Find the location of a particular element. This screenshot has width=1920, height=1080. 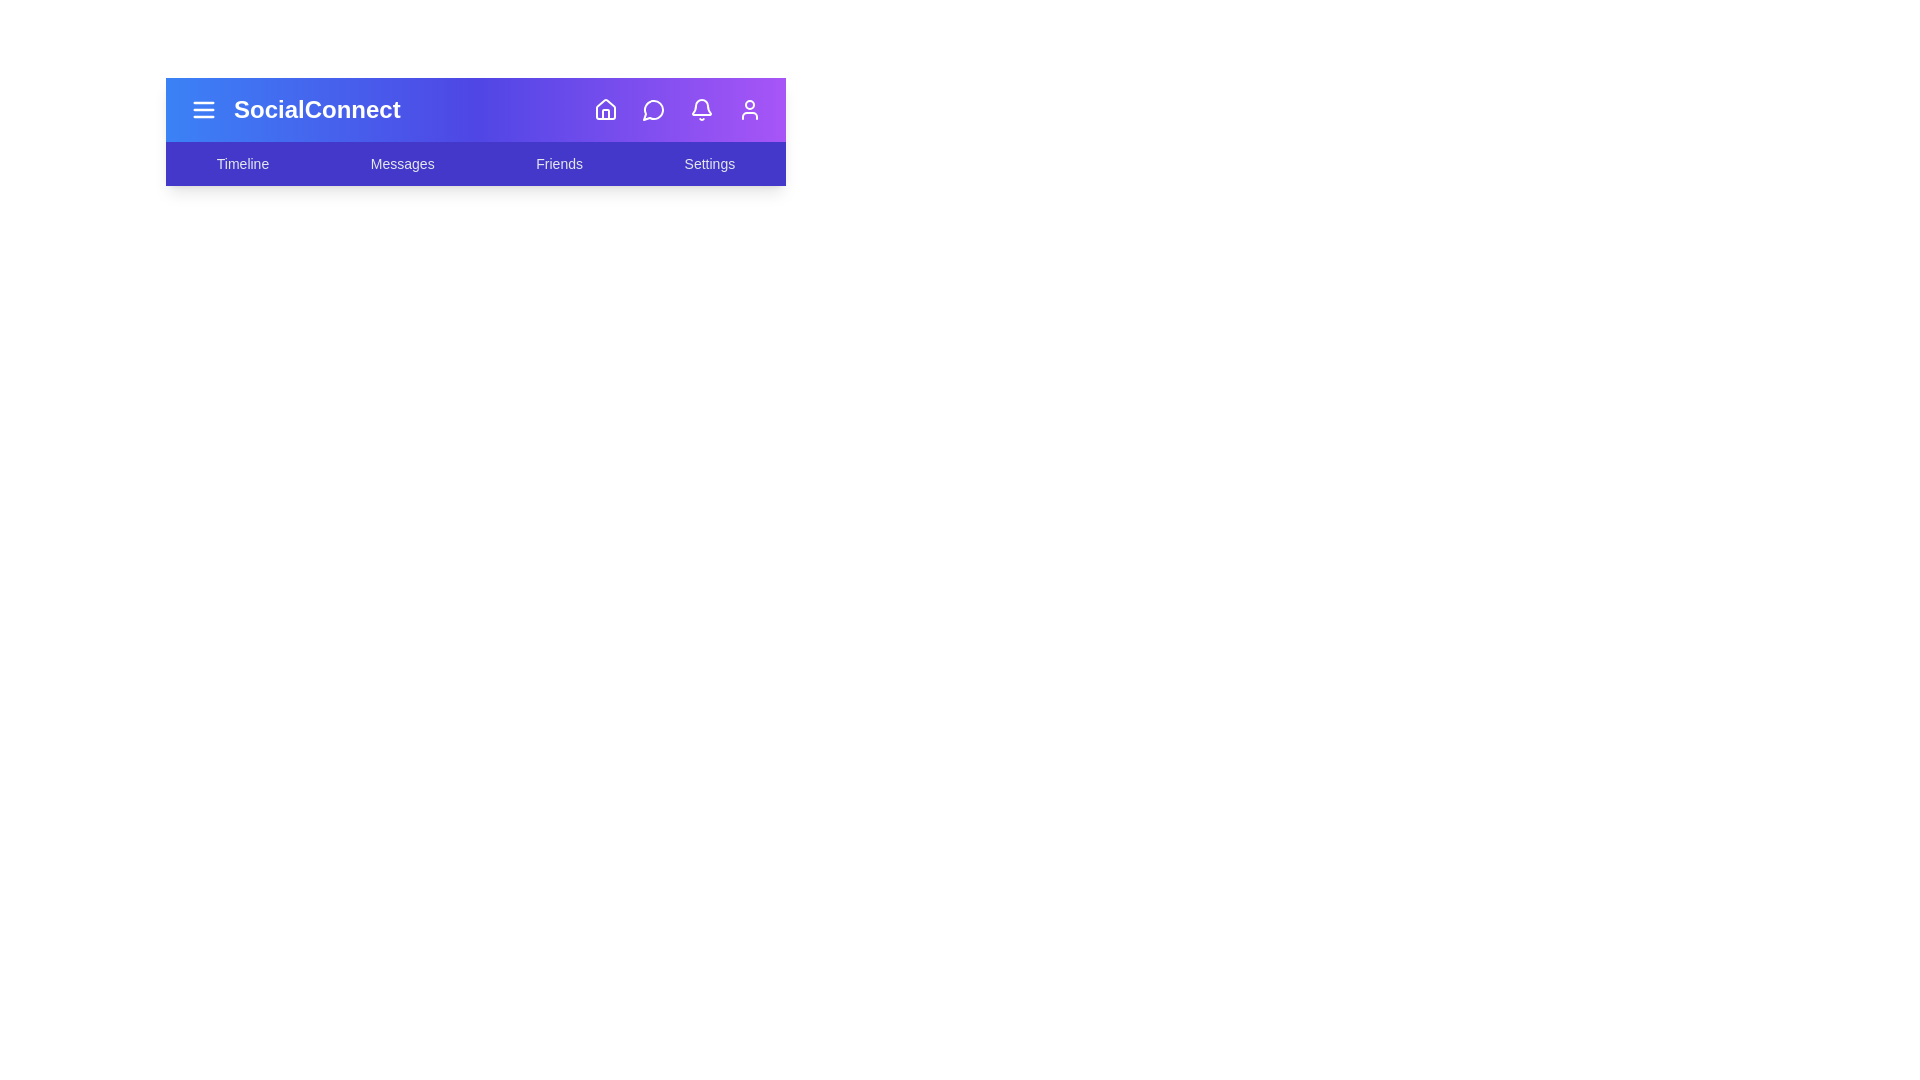

the User Profile icon in the navigation bar to navigate to its respective section is located at coordinates (748, 110).